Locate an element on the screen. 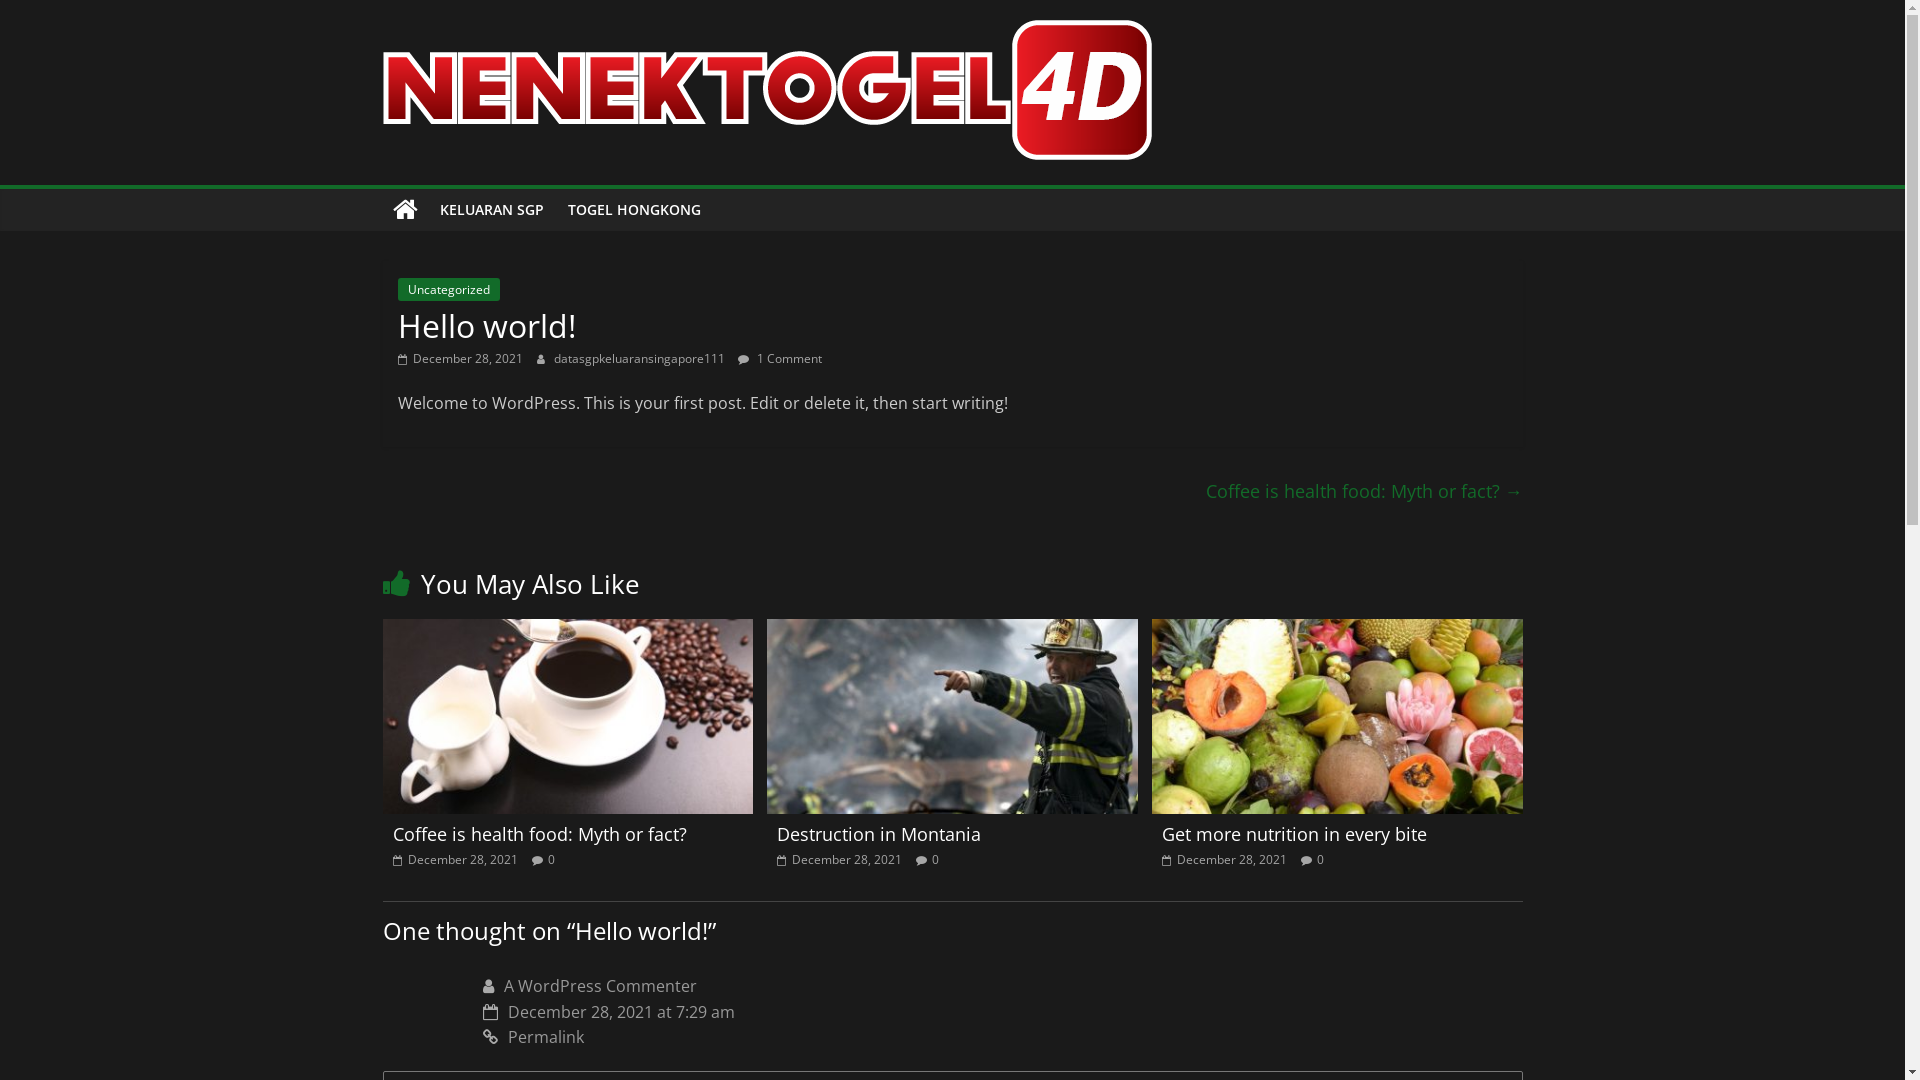 This screenshot has height=1080, width=1920. 'Permalink' is located at coordinates (481, 1036).